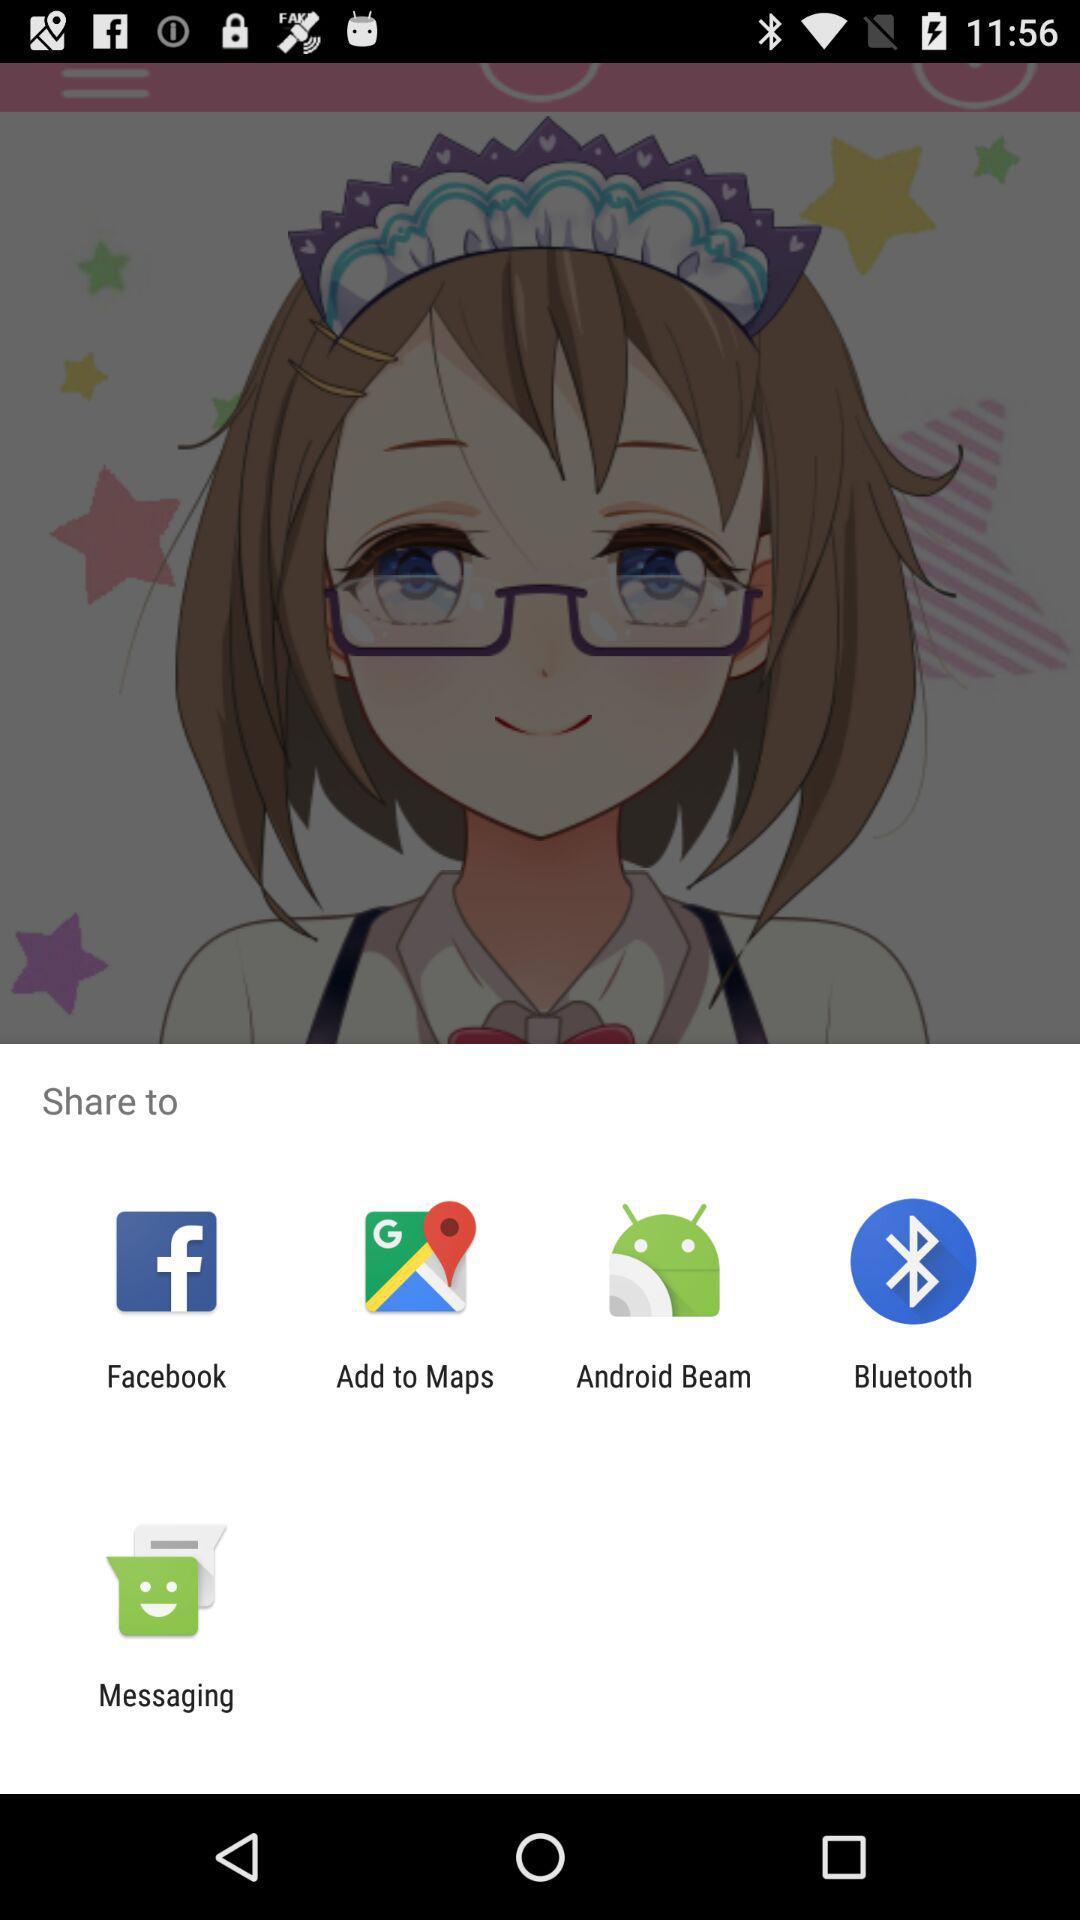 This screenshot has height=1920, width=1080. Describe the element at coordinates (414, 1392) in the screenshot. I see `the add to maps icon` at that location.